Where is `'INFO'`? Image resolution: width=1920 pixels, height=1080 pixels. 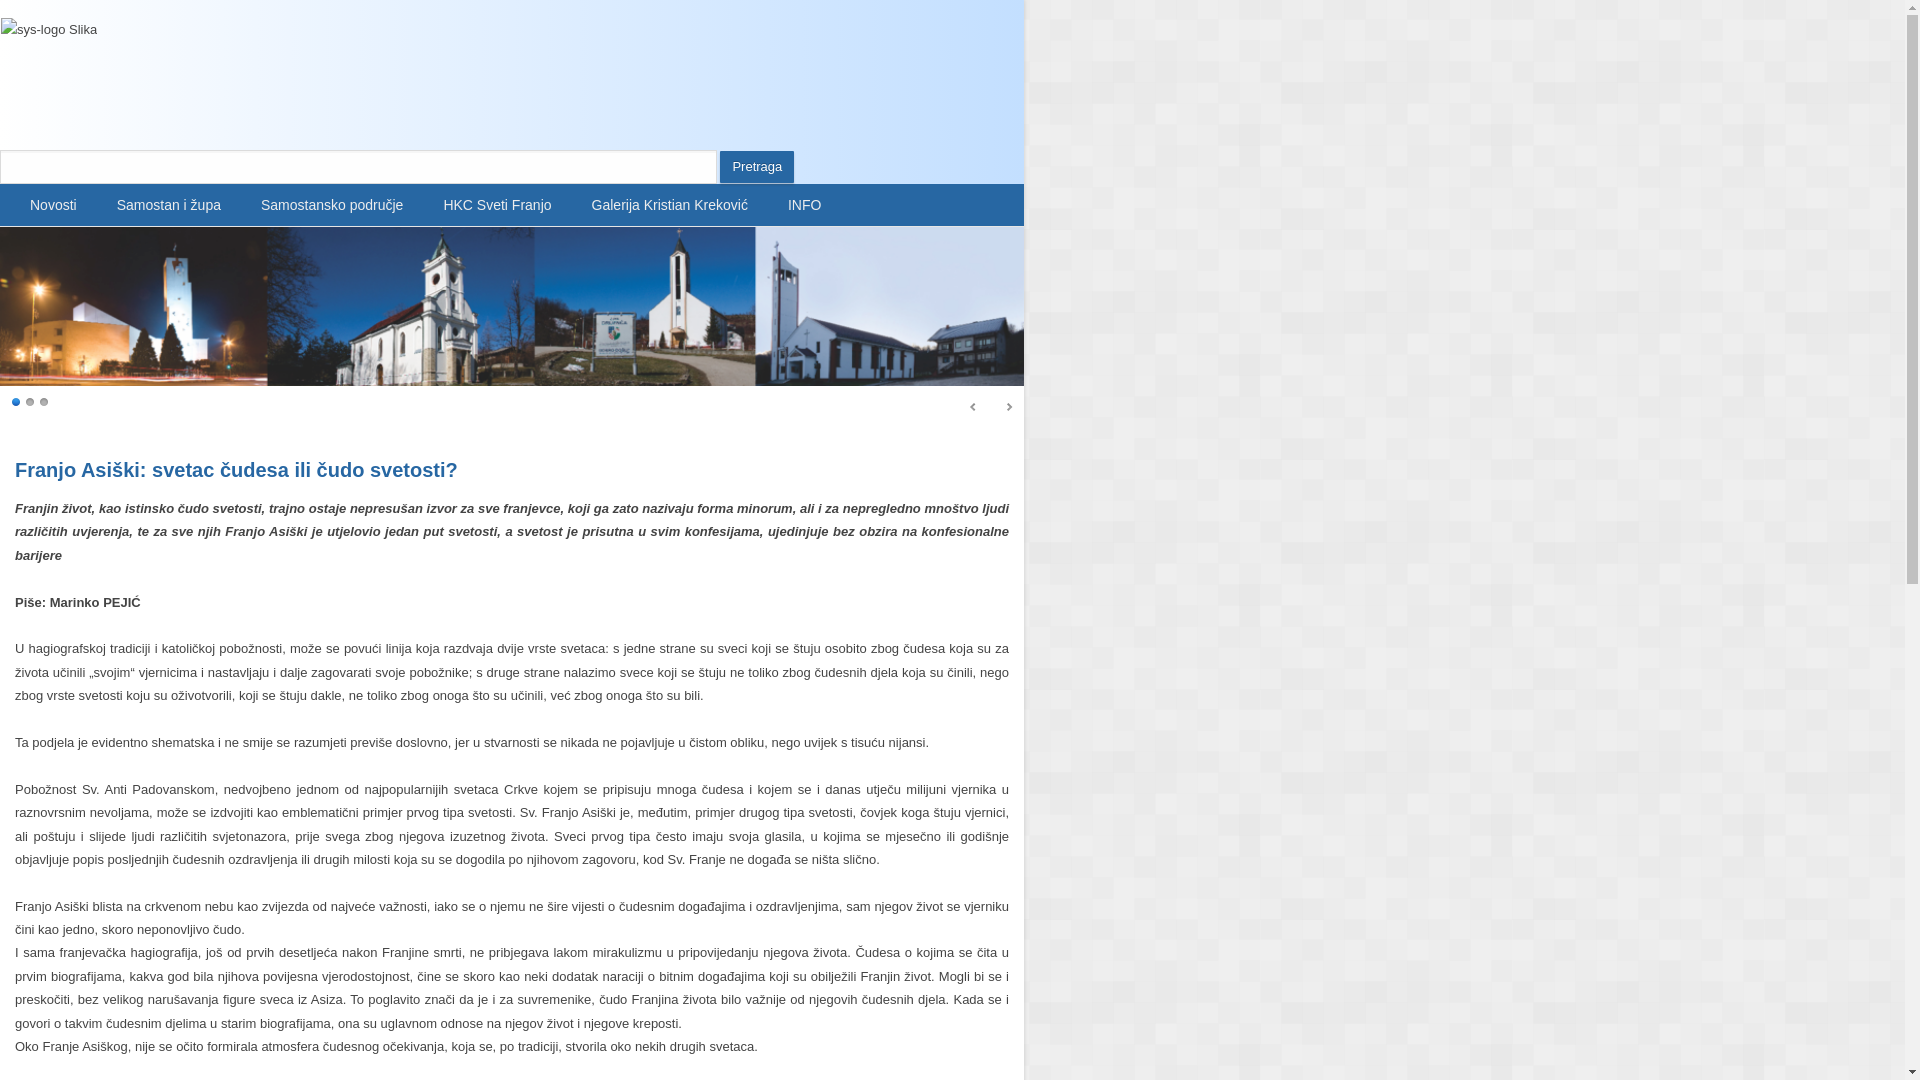
'INFO' is located at coordinates (804, 204).